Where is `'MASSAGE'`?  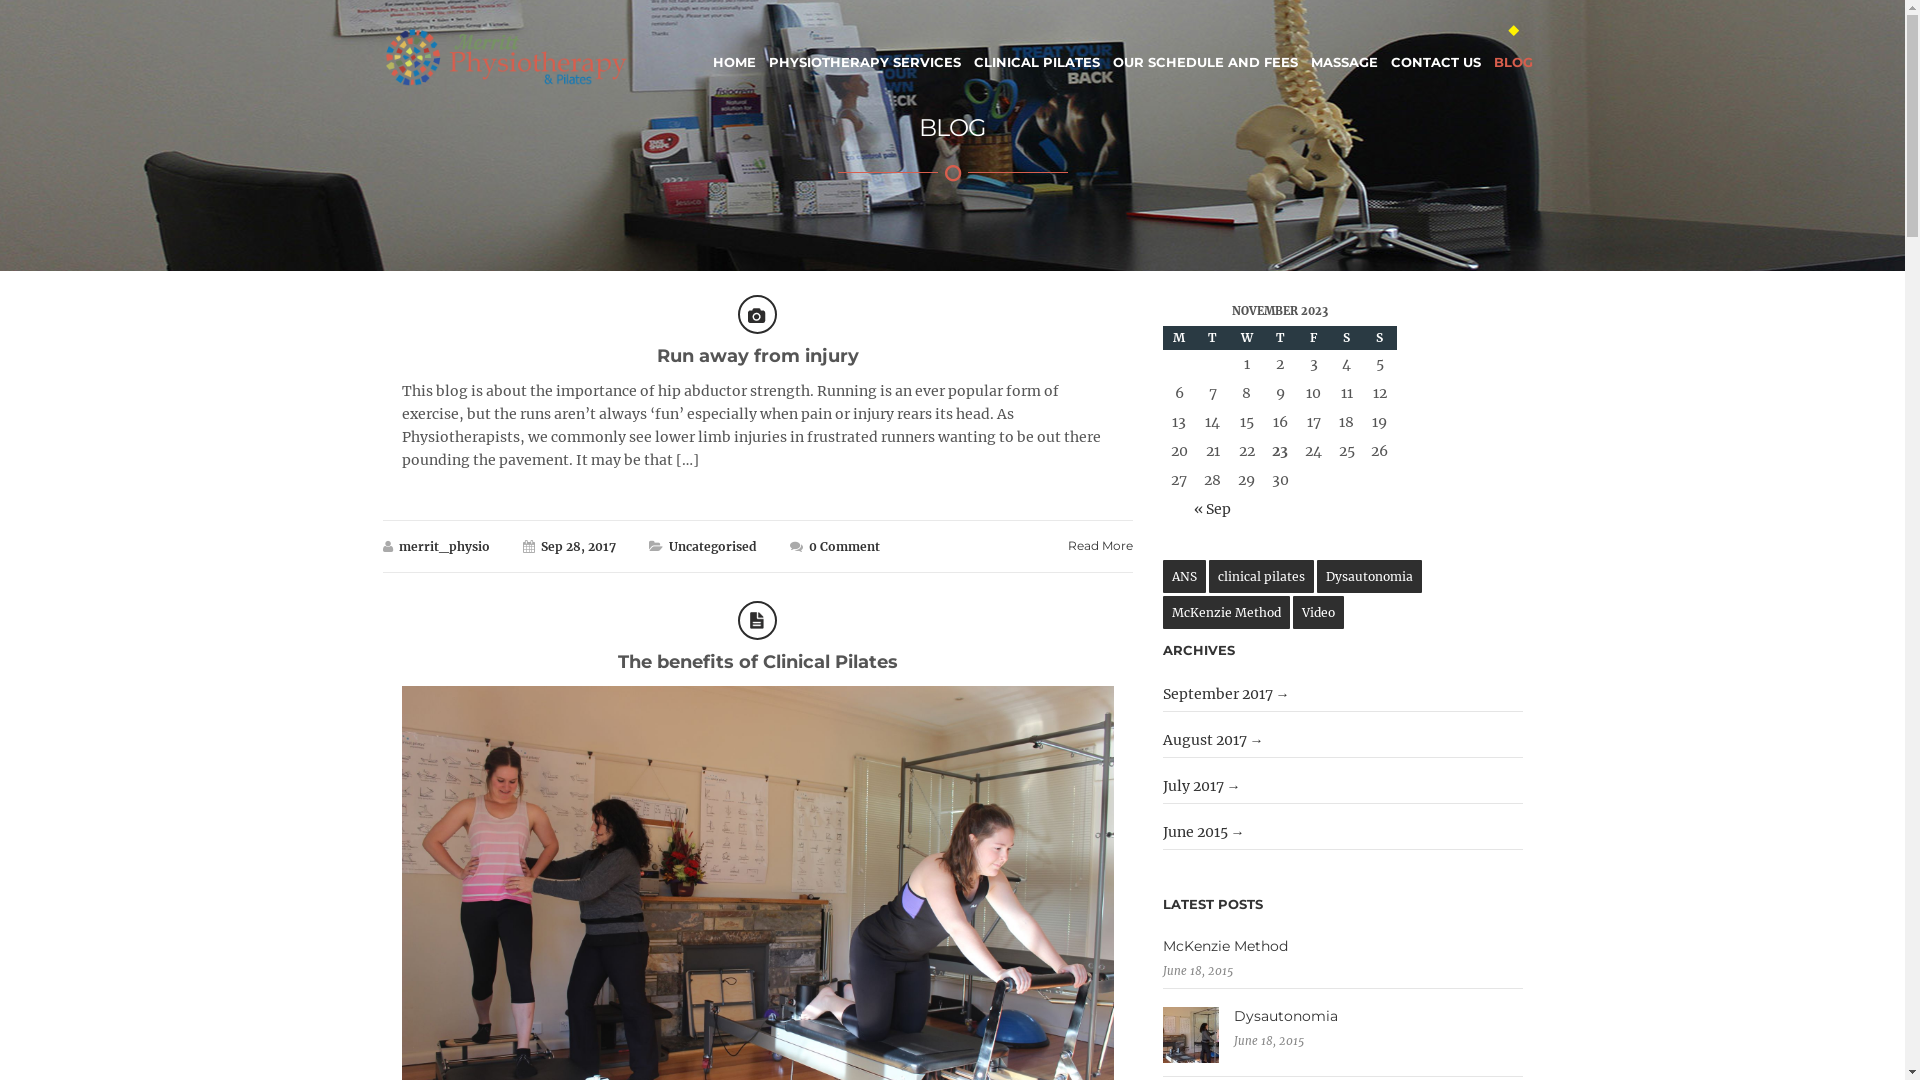
'MASSAGE' is located at coordinates (1310, 49).